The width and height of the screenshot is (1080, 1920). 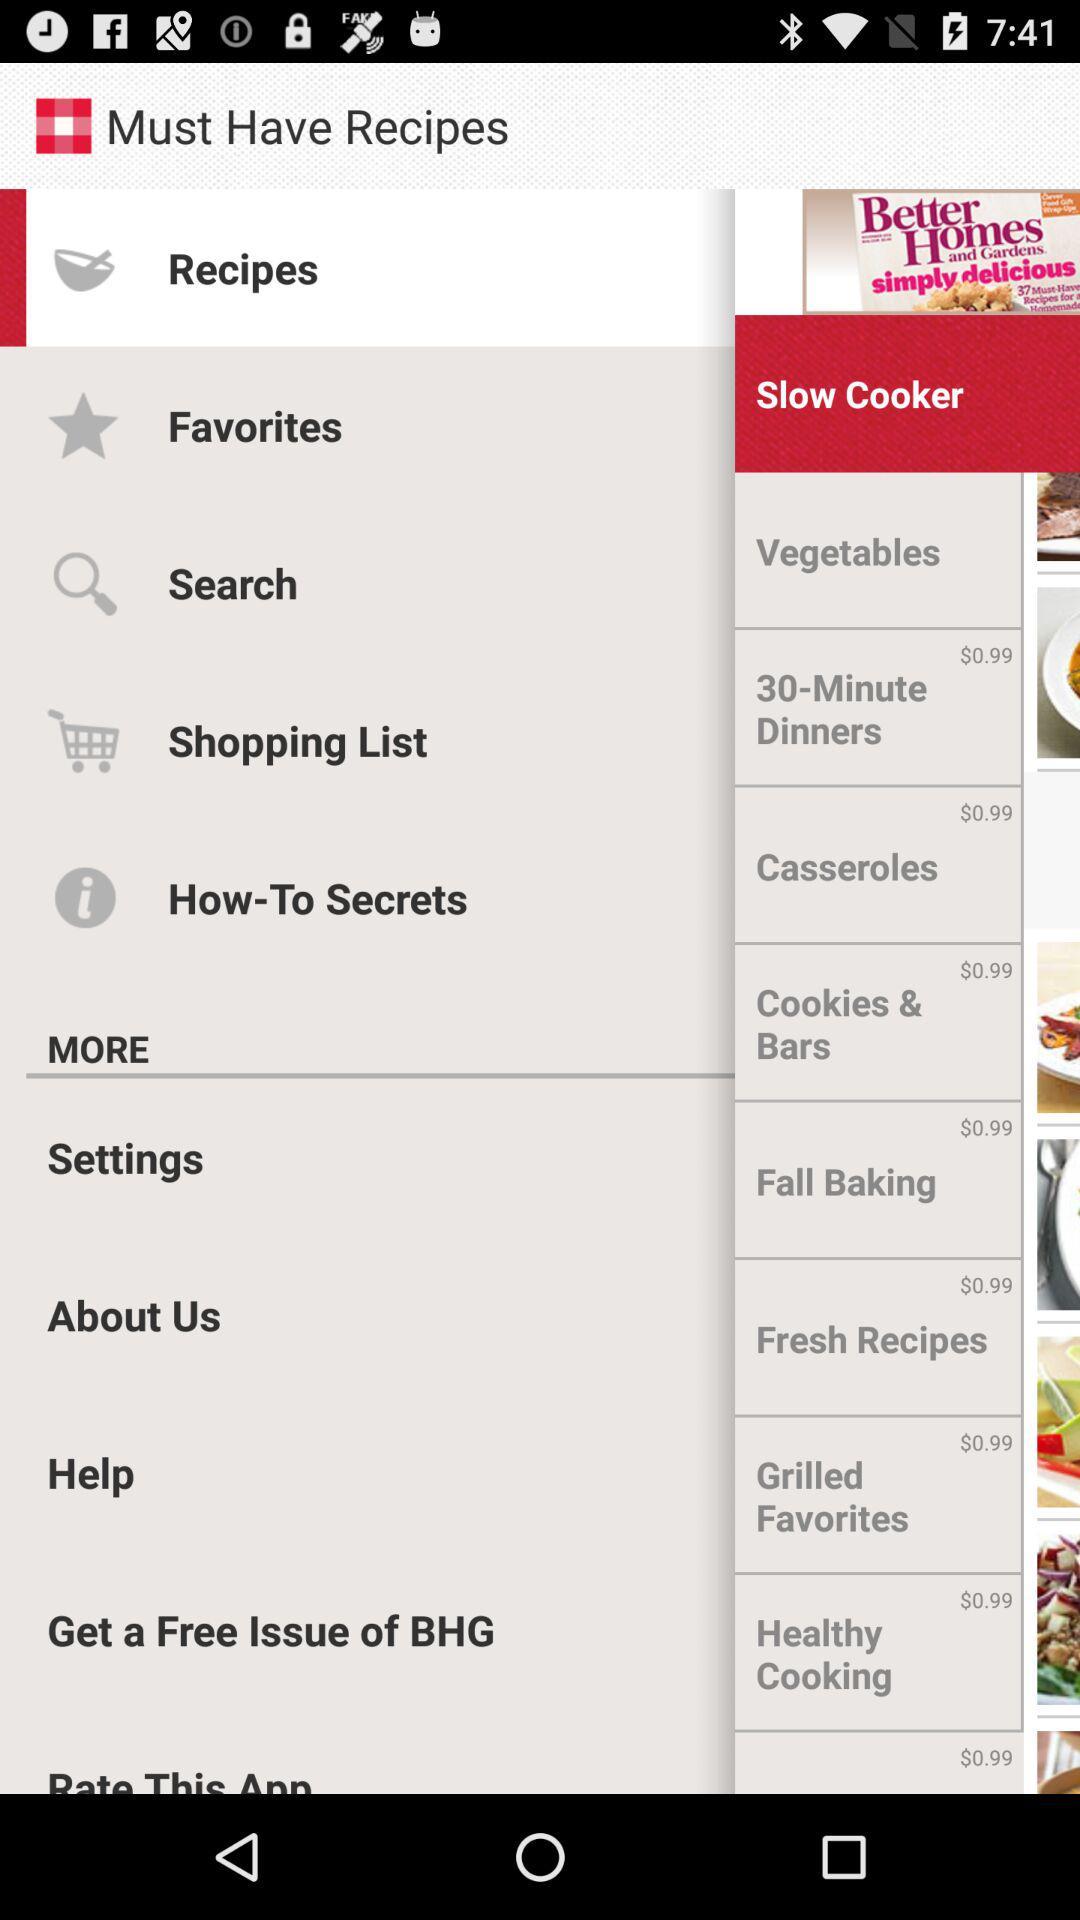 I want to click on the icon below settings icon, so click(x=134, y=1314).